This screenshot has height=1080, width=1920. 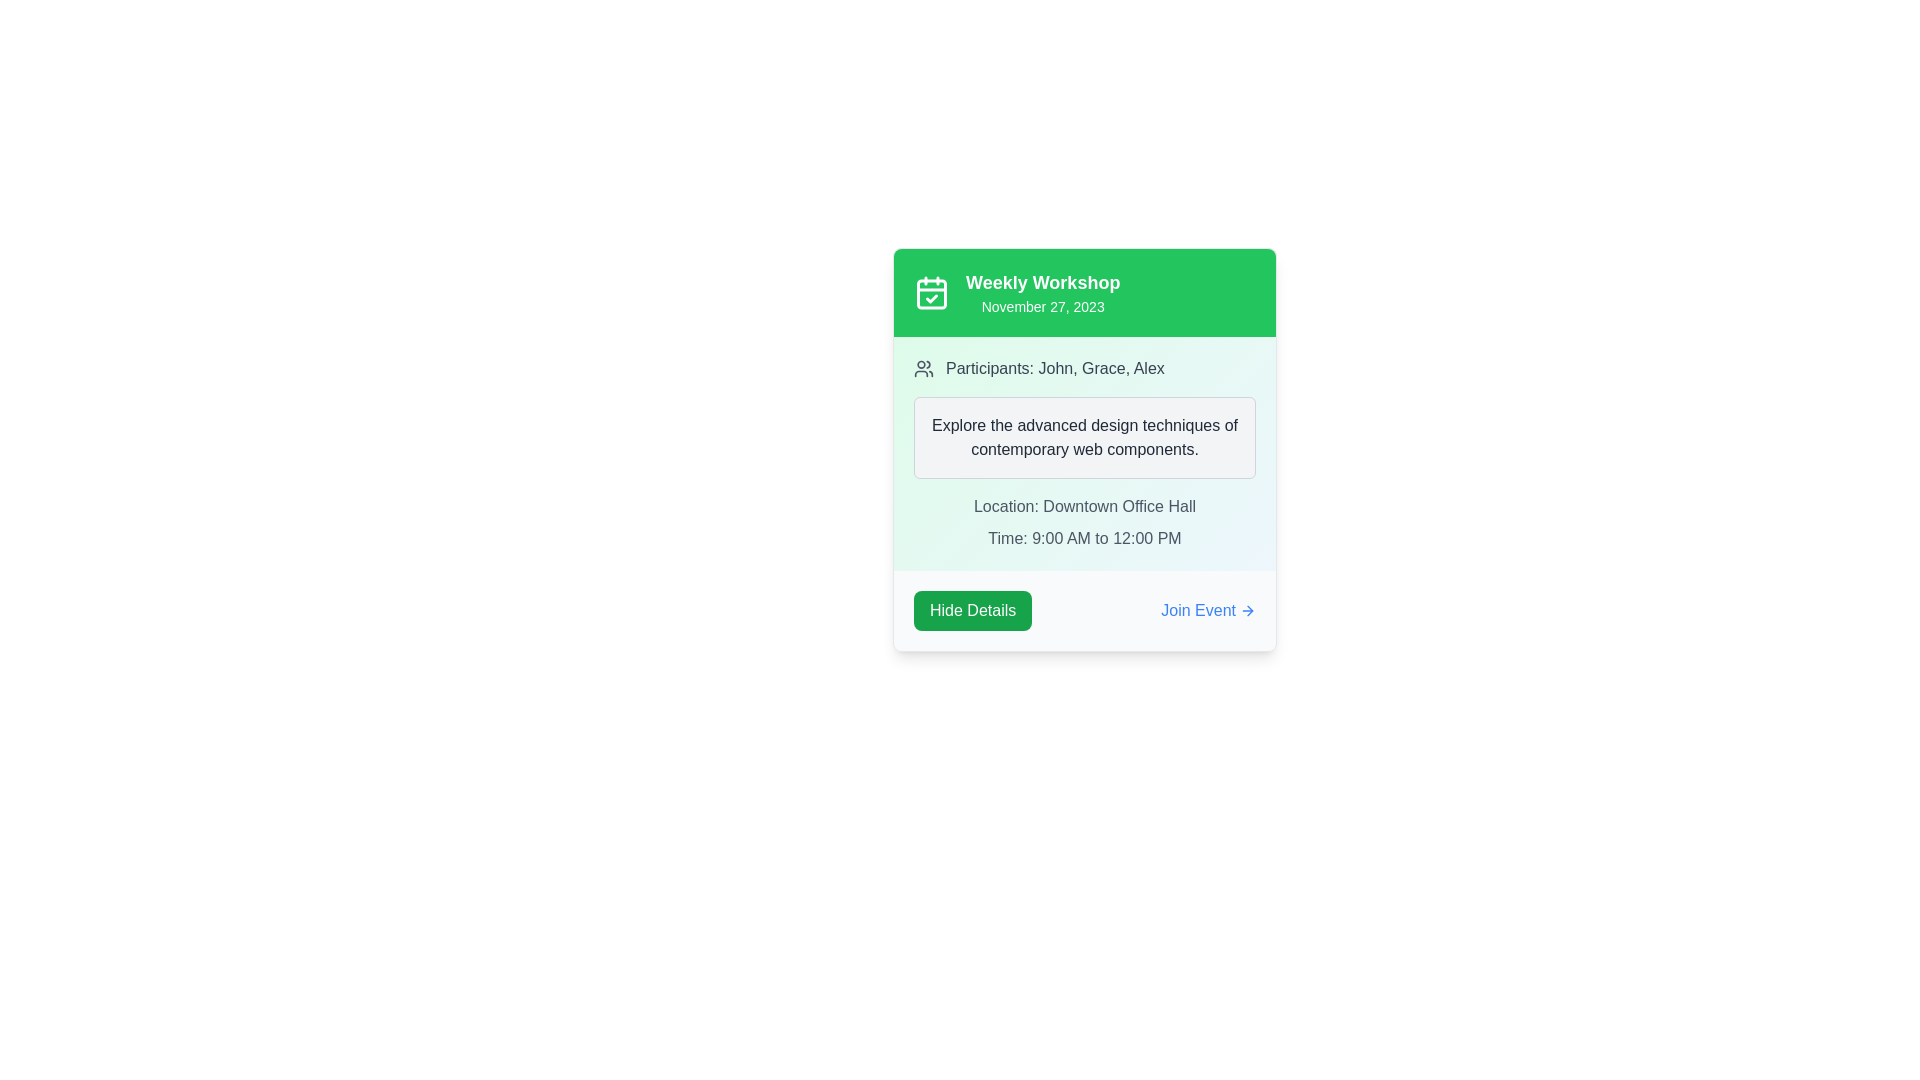 What do you see at coordinates (1247, 609) in the screenshot?
I see `the rightward-pointing arrow icon that is part of the clickable text link 'Join Event' located at the bottom right of the card` at bounding box center [1247, 609].